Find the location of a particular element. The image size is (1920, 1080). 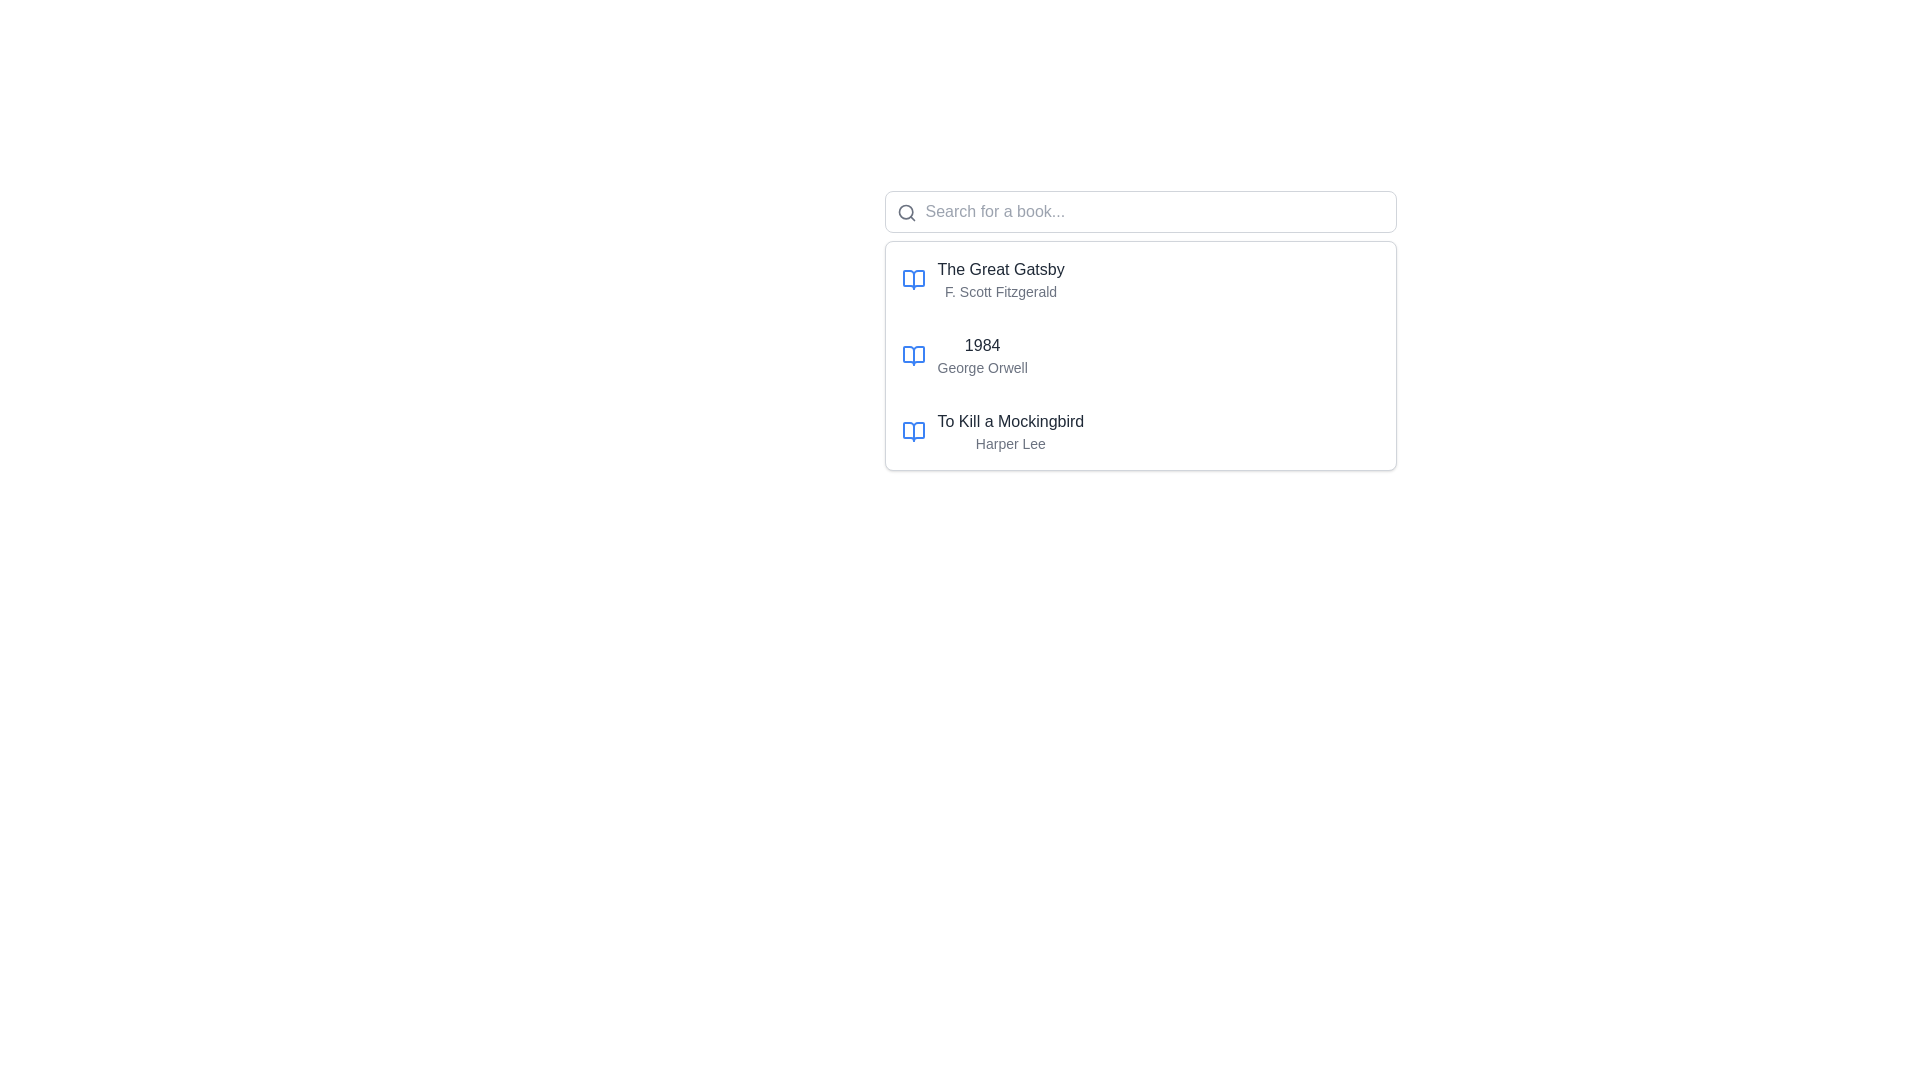

the blue open book icon located to the left of the book title 'The Great Gatsby' is located at coordinates (912, 280).